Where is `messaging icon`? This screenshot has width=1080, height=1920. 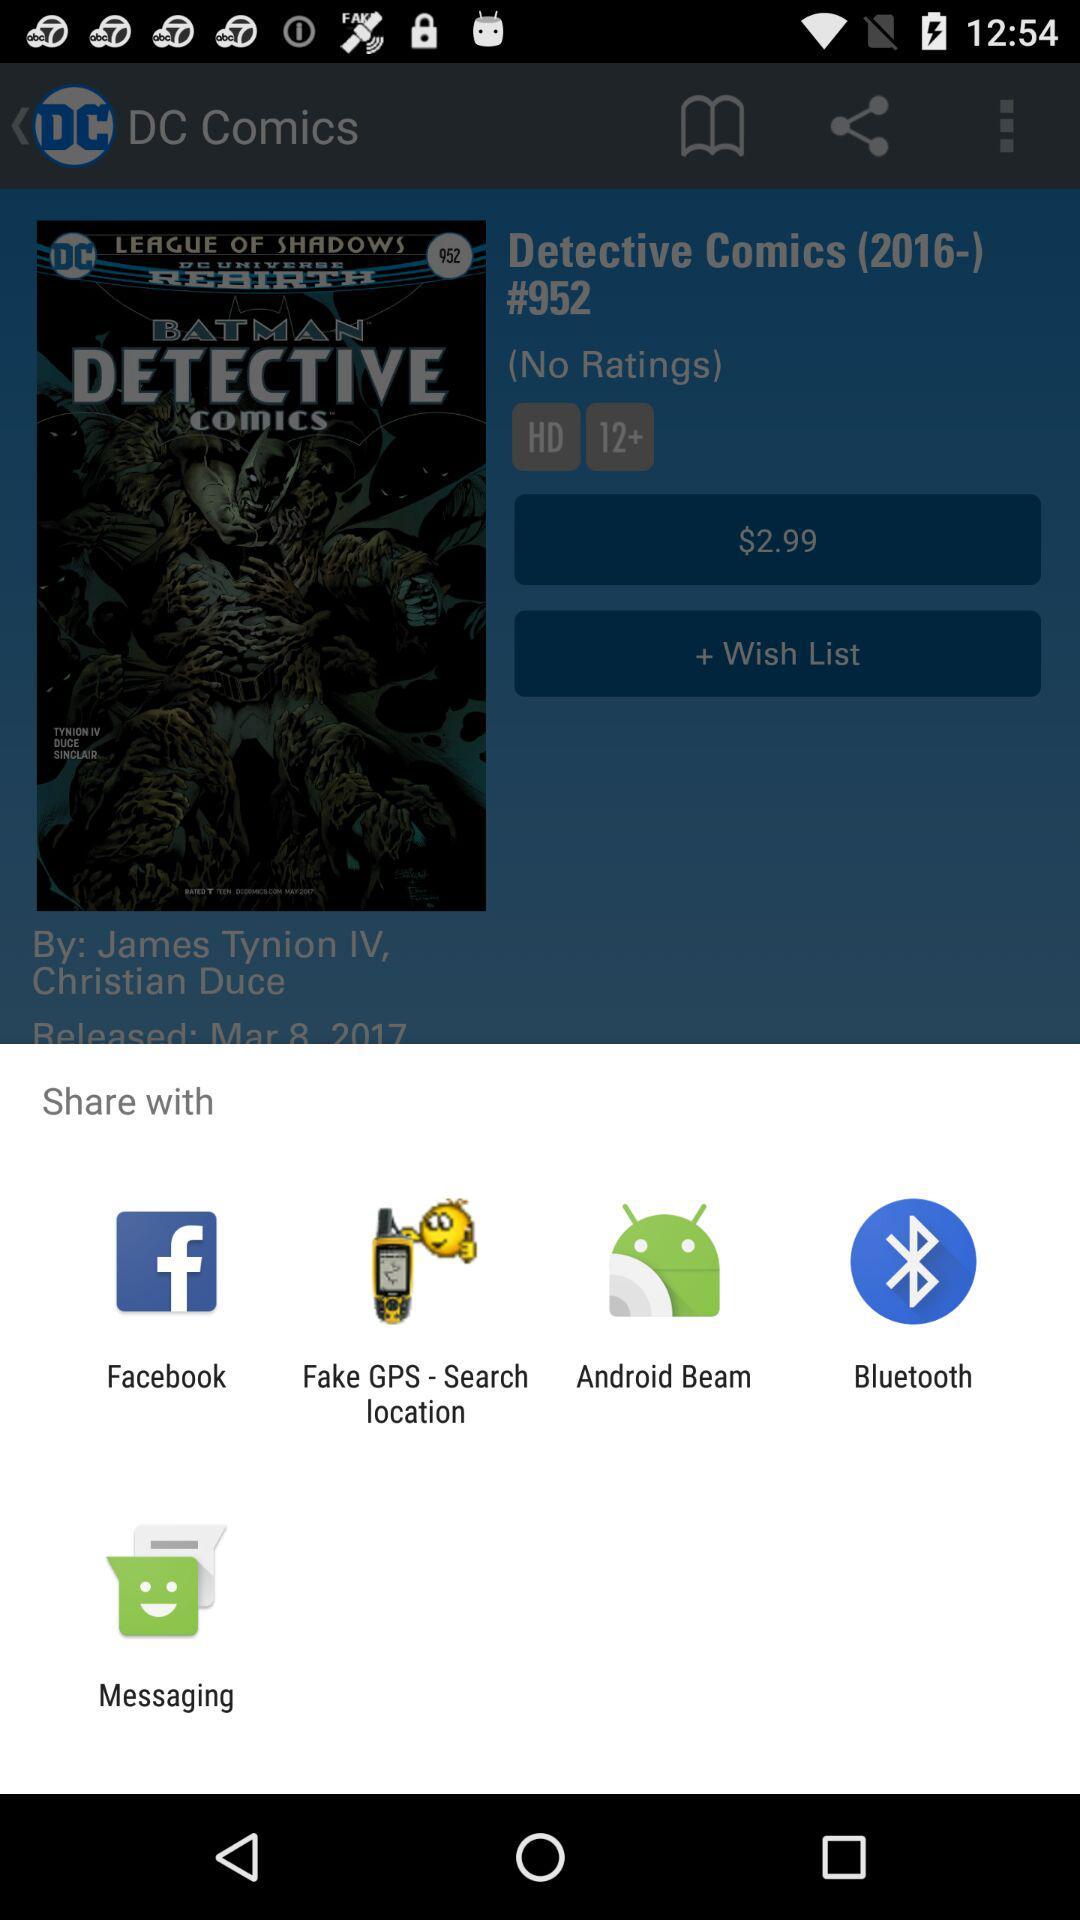
messaging icon is located at coordinates (165, 1711).